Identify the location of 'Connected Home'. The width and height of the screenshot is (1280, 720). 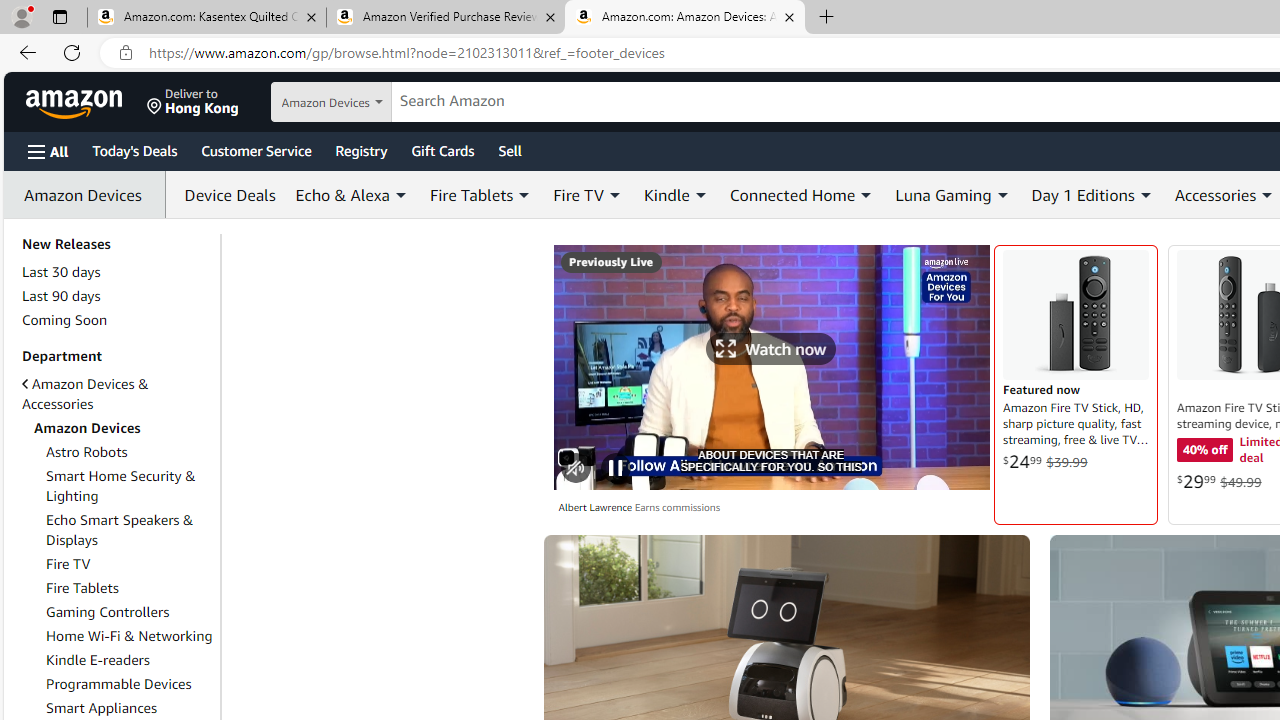
(802, 195).